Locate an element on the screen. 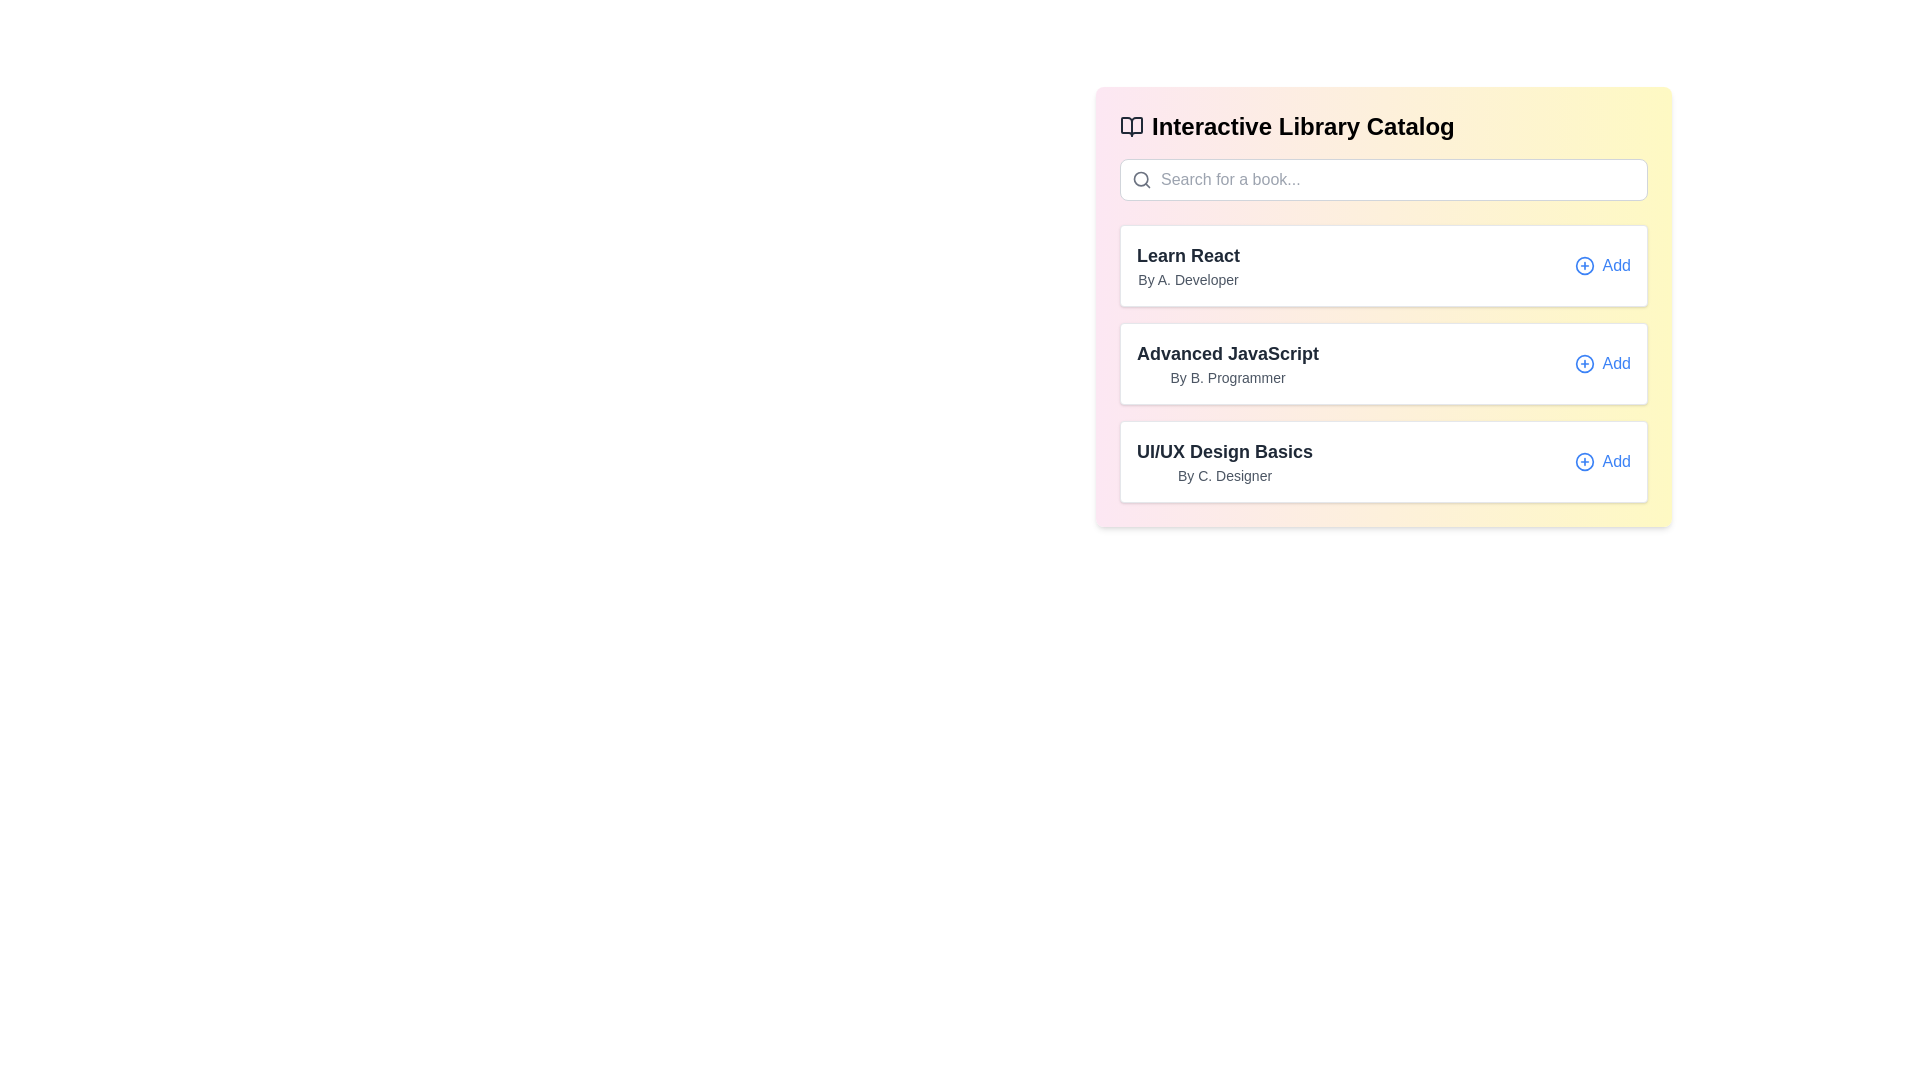 Image resolution: width=1920 pixels, height=1080 pixels. title and author information from the second card in the Interactive Library Catalog, which is located below the 'Learn React' card and above the 'UI/UX Design Basics' card is located at coordinates (1382, 363).